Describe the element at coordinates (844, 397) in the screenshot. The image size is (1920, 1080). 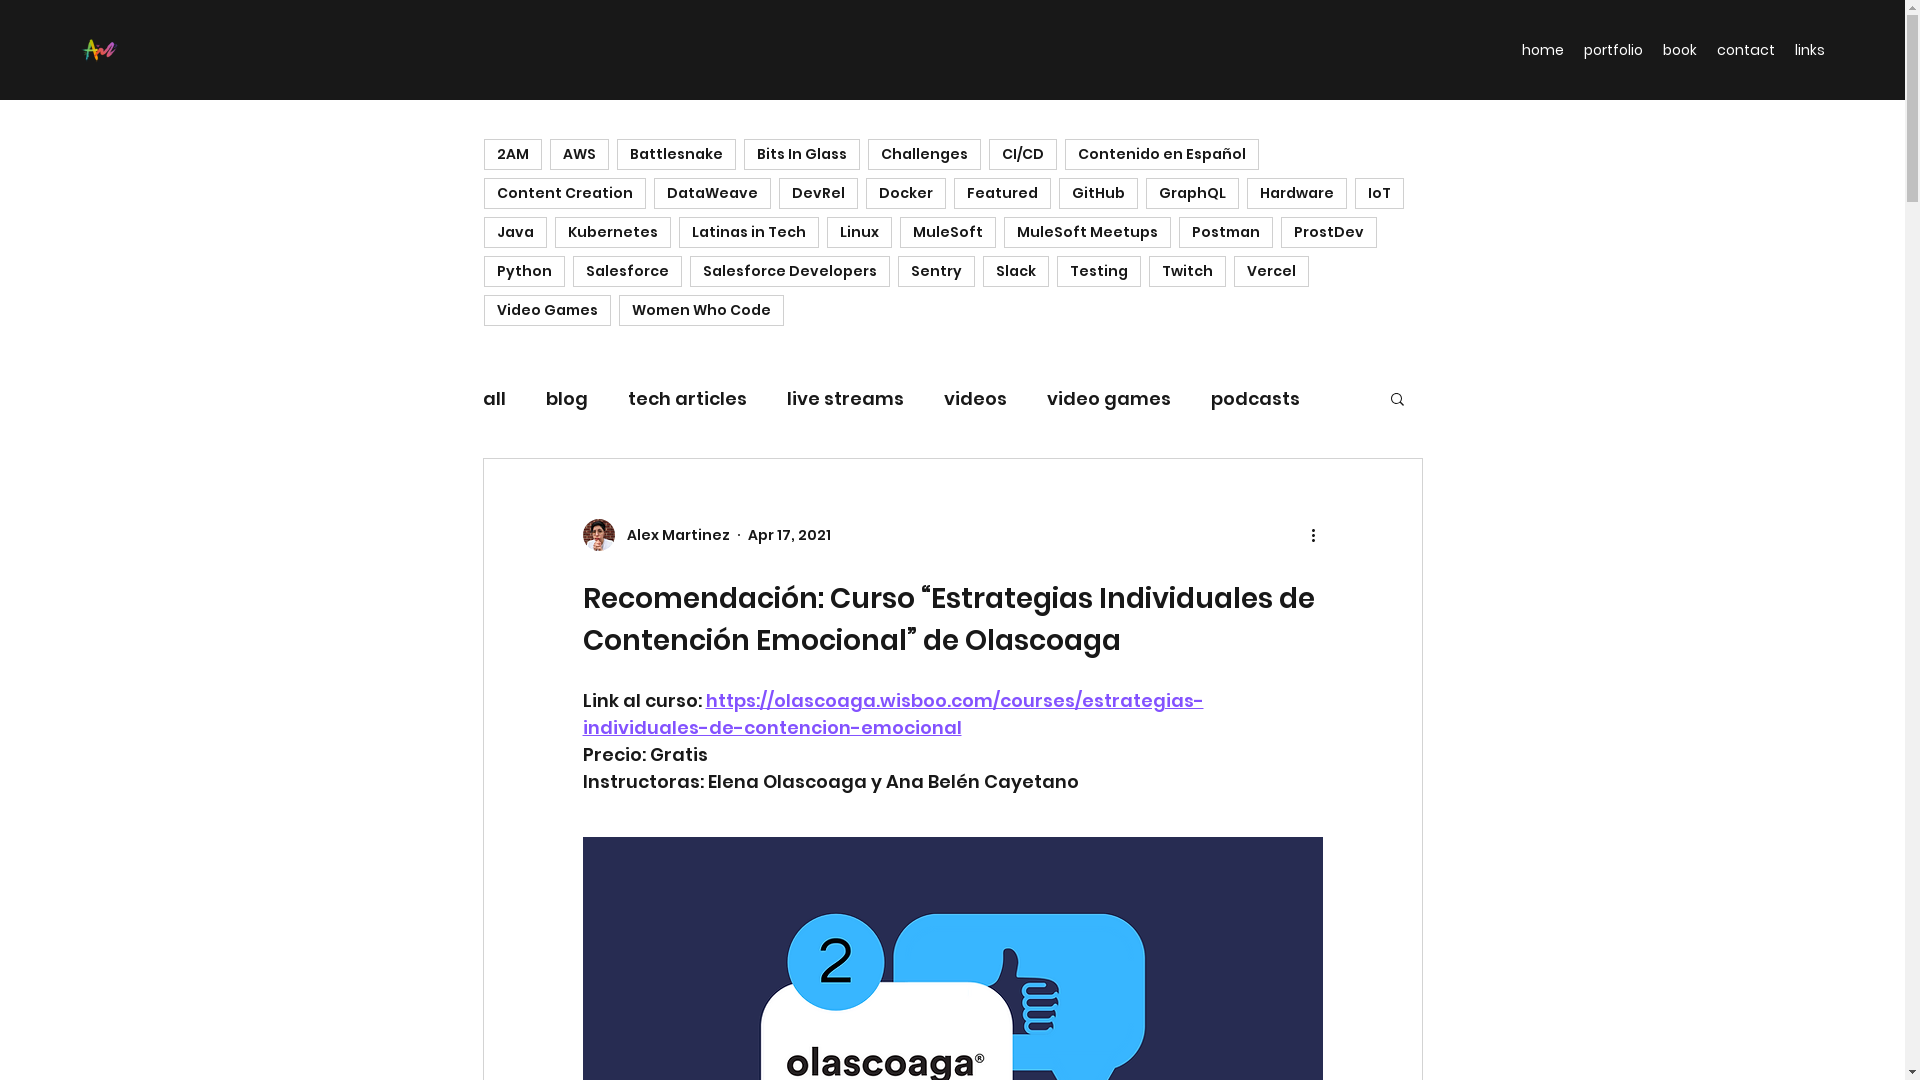
I see `'live streams'` at that location.